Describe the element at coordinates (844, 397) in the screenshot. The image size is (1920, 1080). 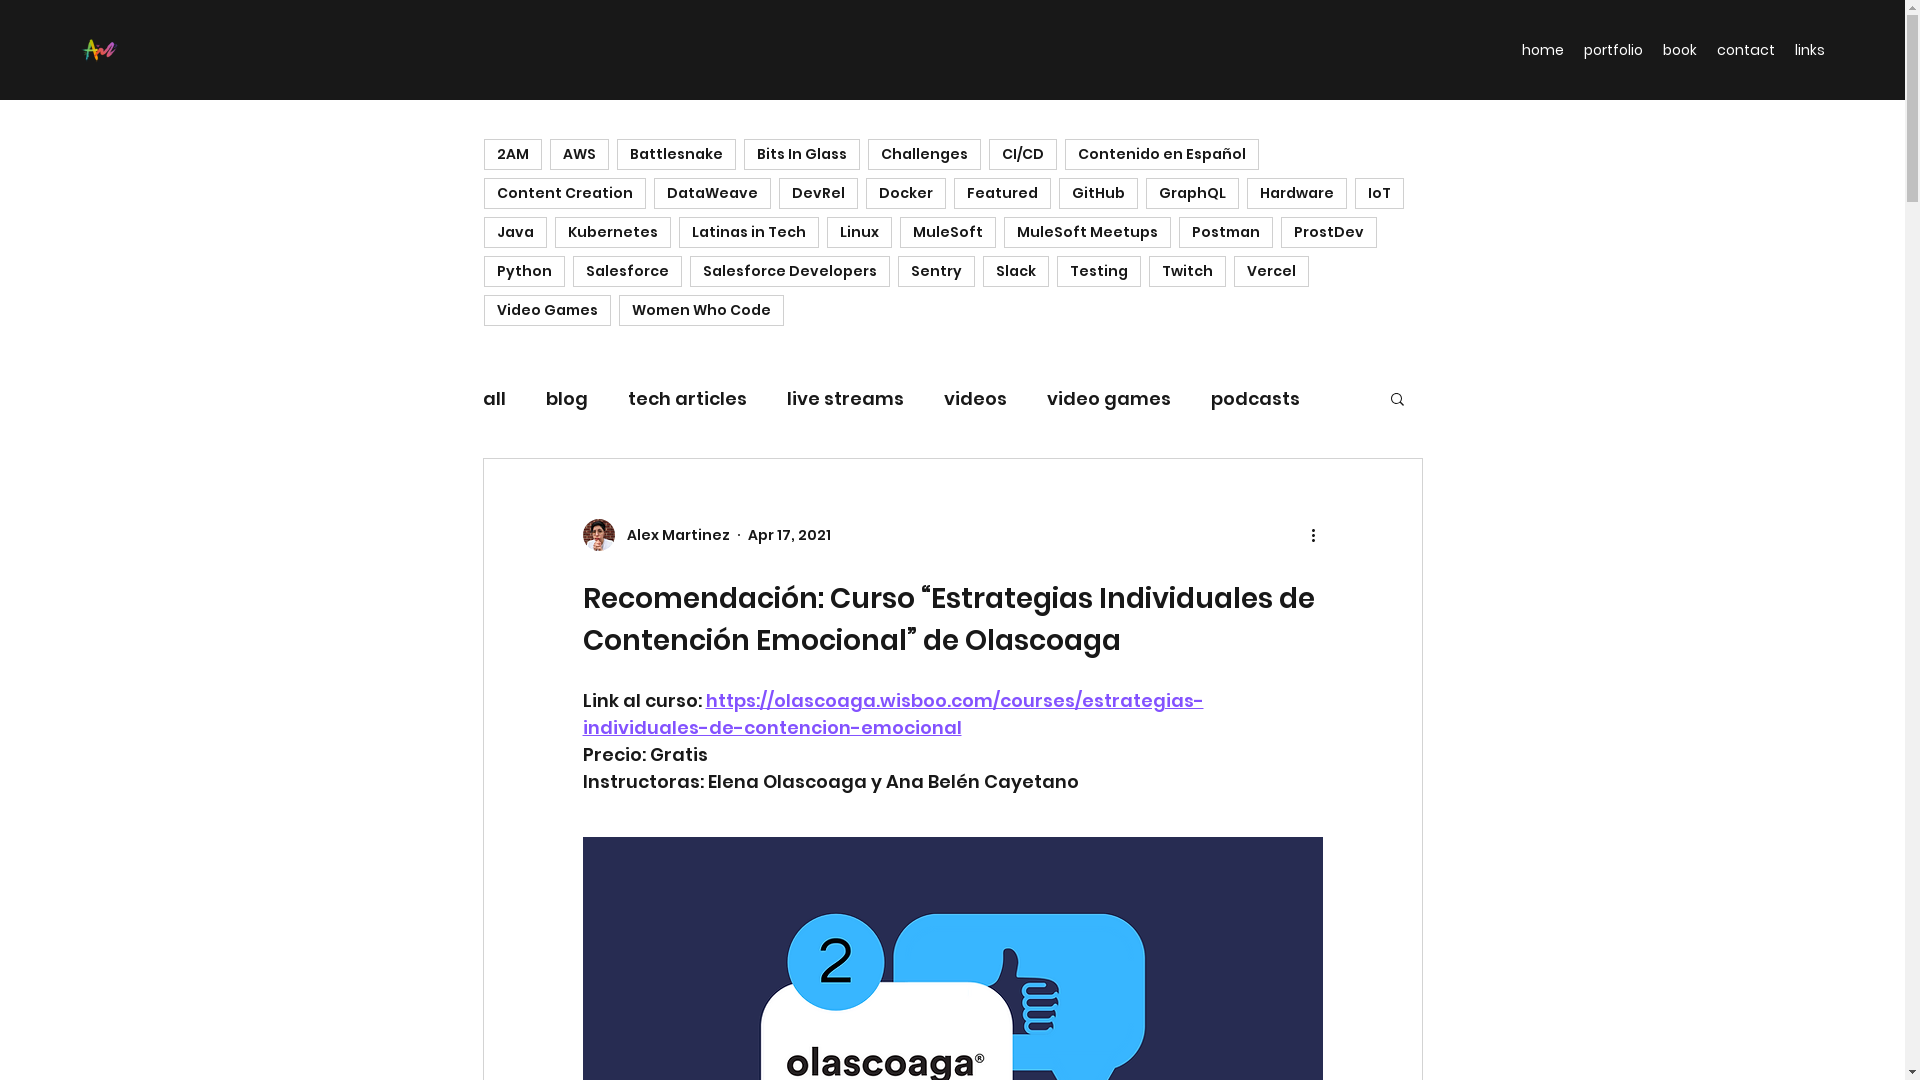
I see `'live streams'` at that location.